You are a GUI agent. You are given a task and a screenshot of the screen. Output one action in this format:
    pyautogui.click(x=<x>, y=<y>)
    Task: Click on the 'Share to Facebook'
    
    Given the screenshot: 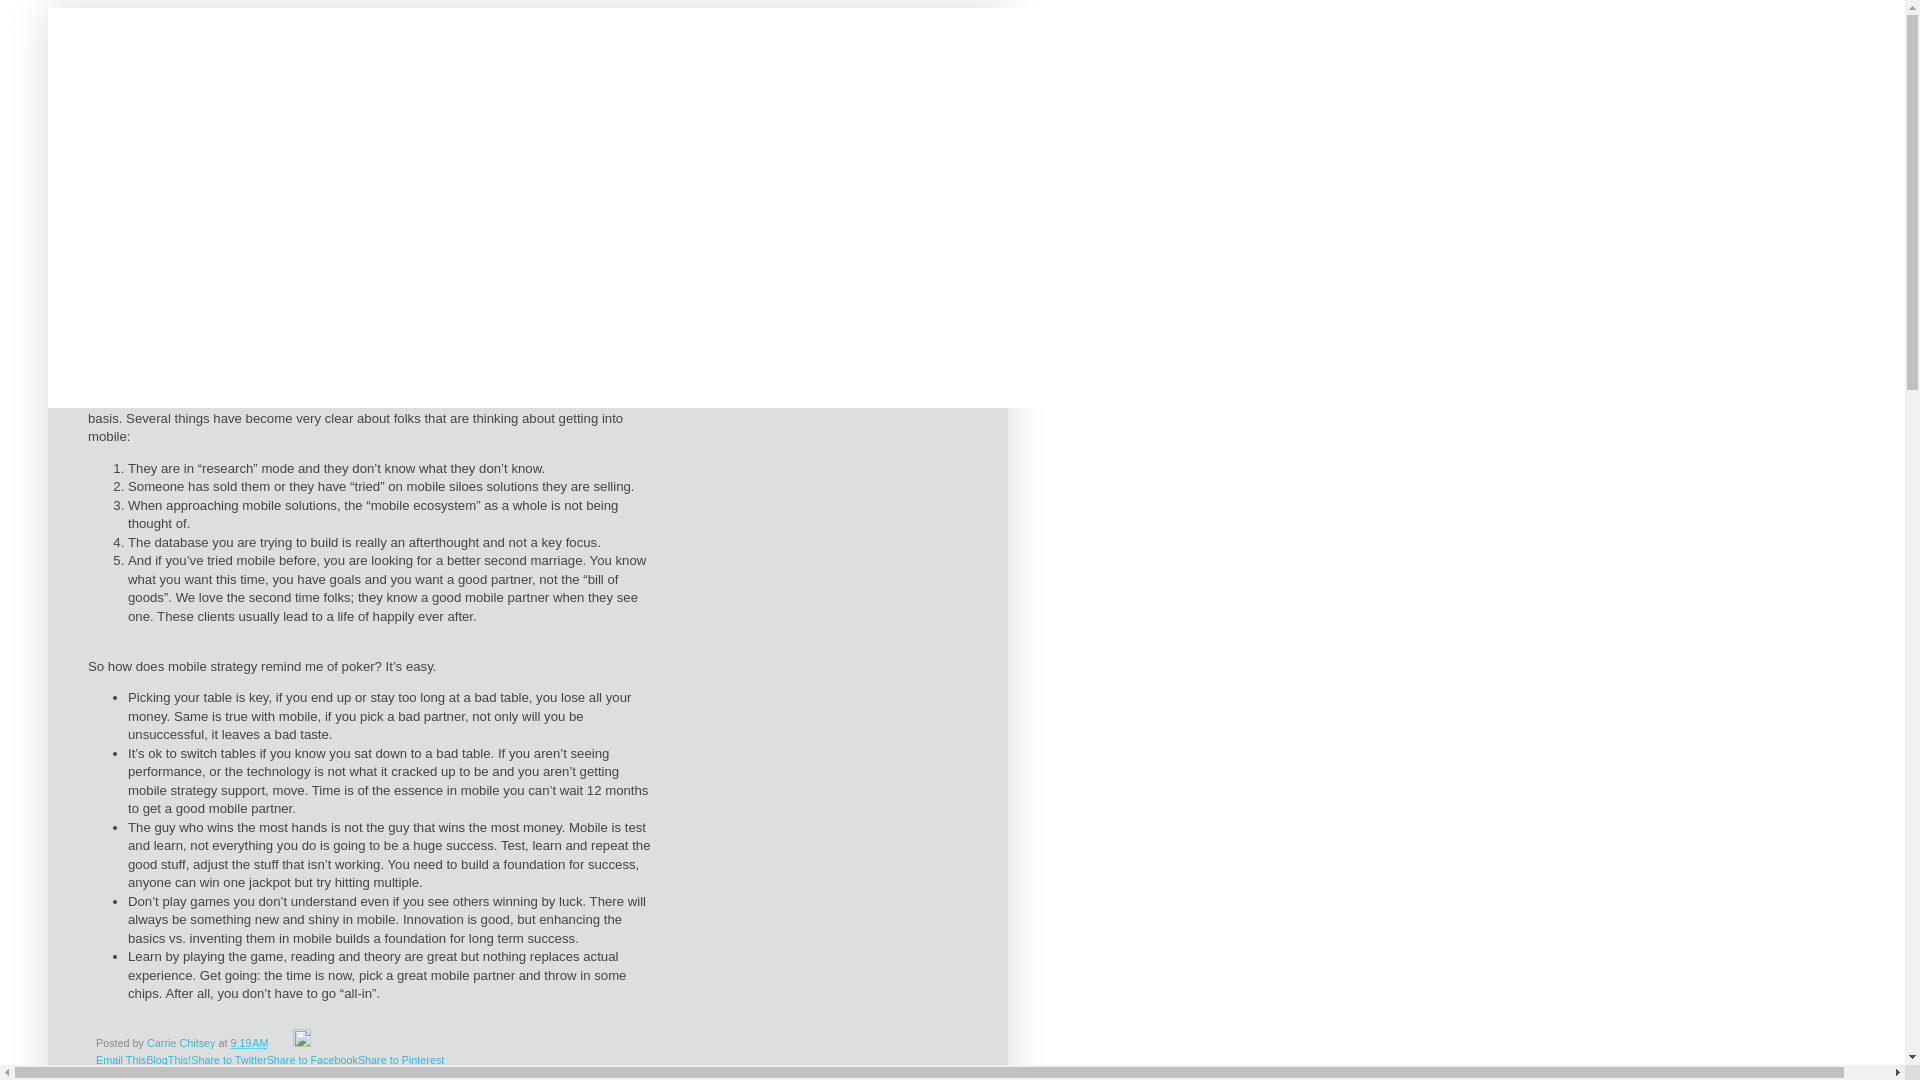 What is the action you would take?
    pyautogui.click(x=311, y=1059)
    